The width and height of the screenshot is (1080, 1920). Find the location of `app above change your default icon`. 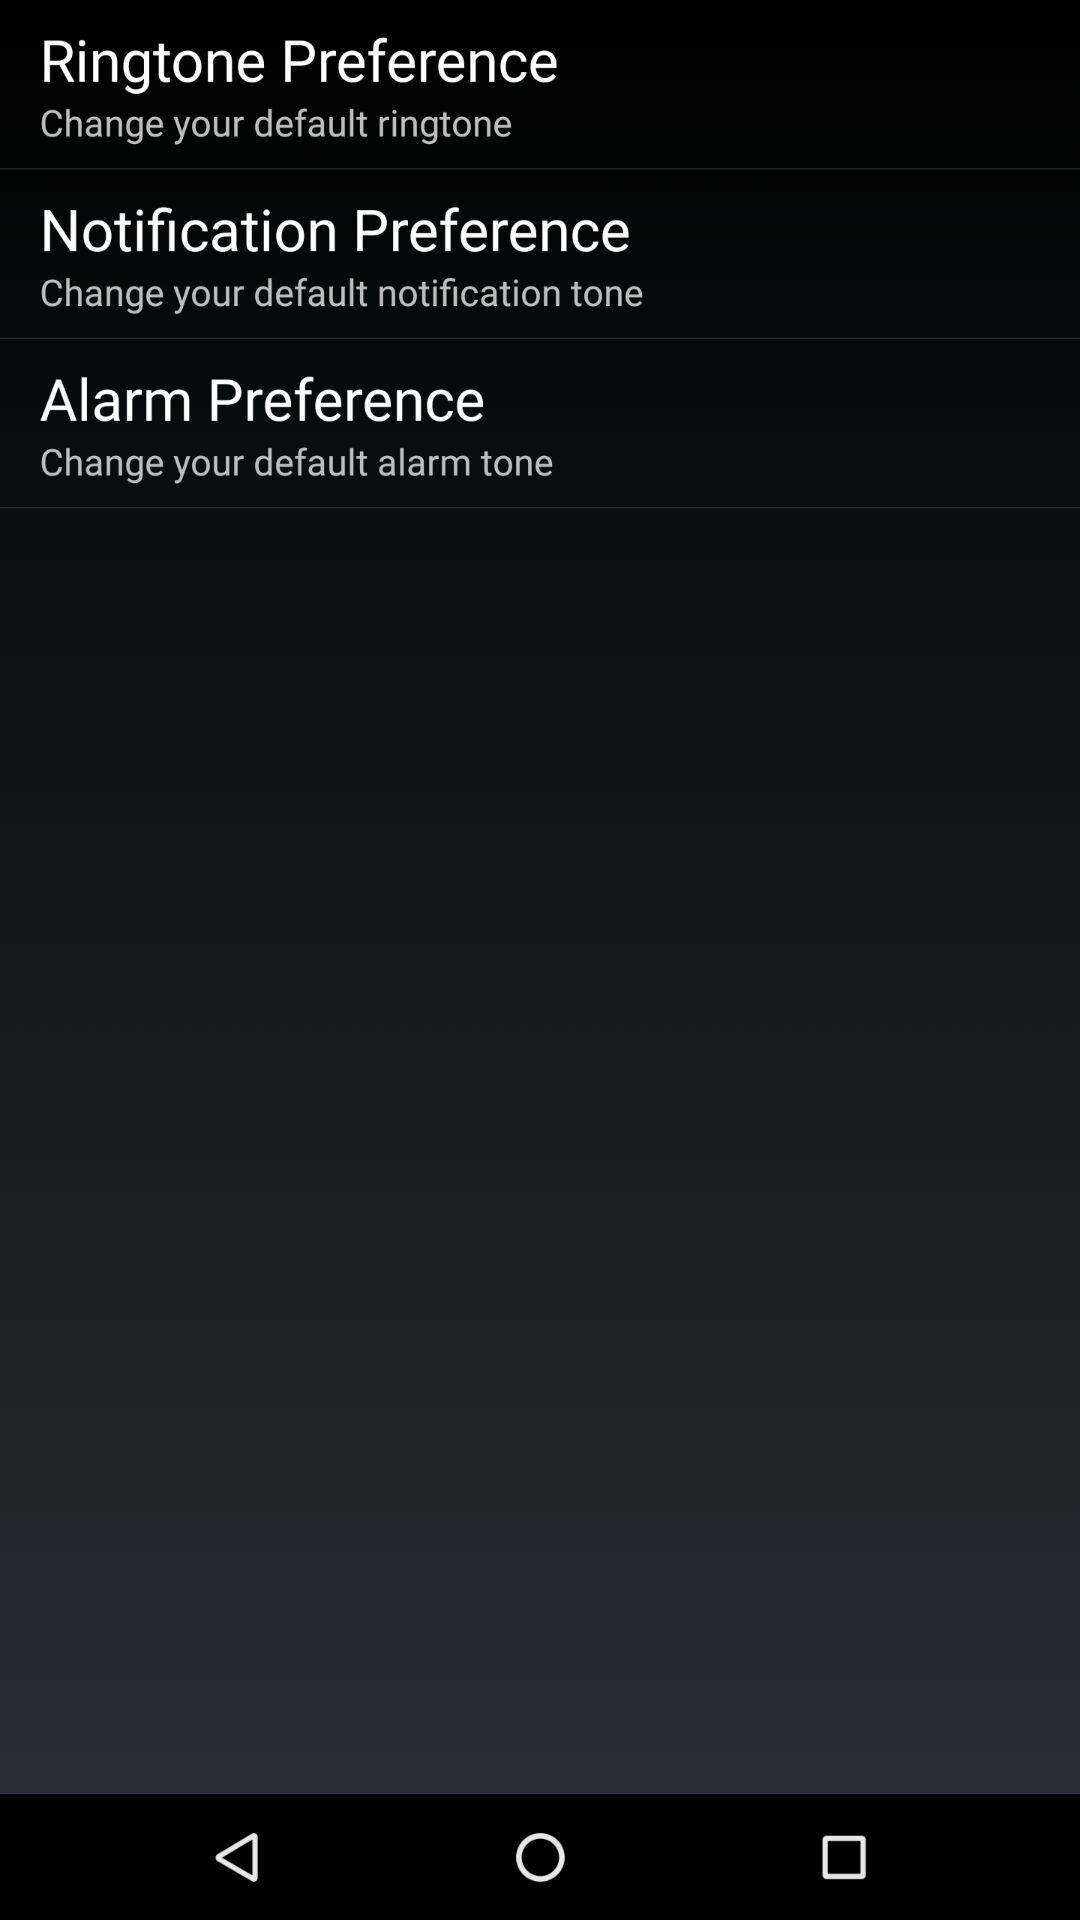

app above change your default icon is located at coordinates (299, 58).